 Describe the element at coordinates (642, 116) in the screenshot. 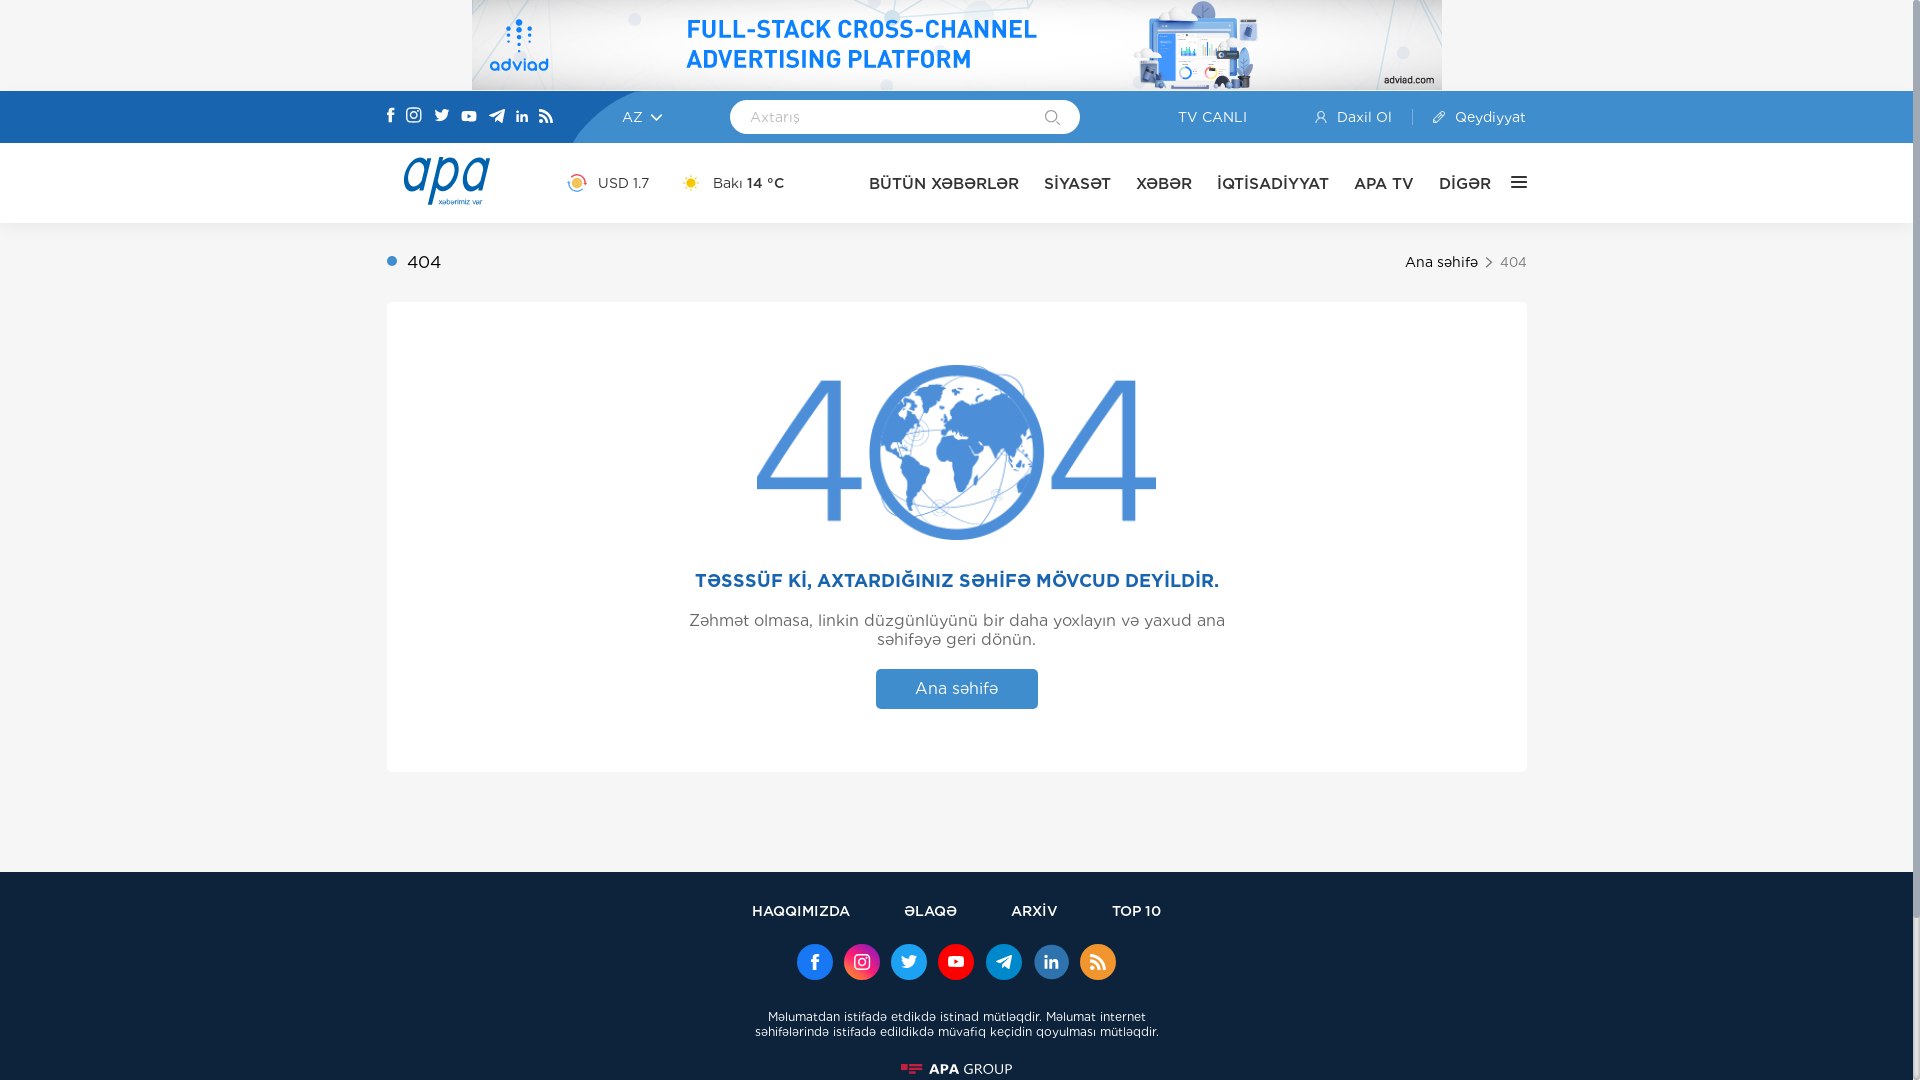

I see `'AZ'` at that location.